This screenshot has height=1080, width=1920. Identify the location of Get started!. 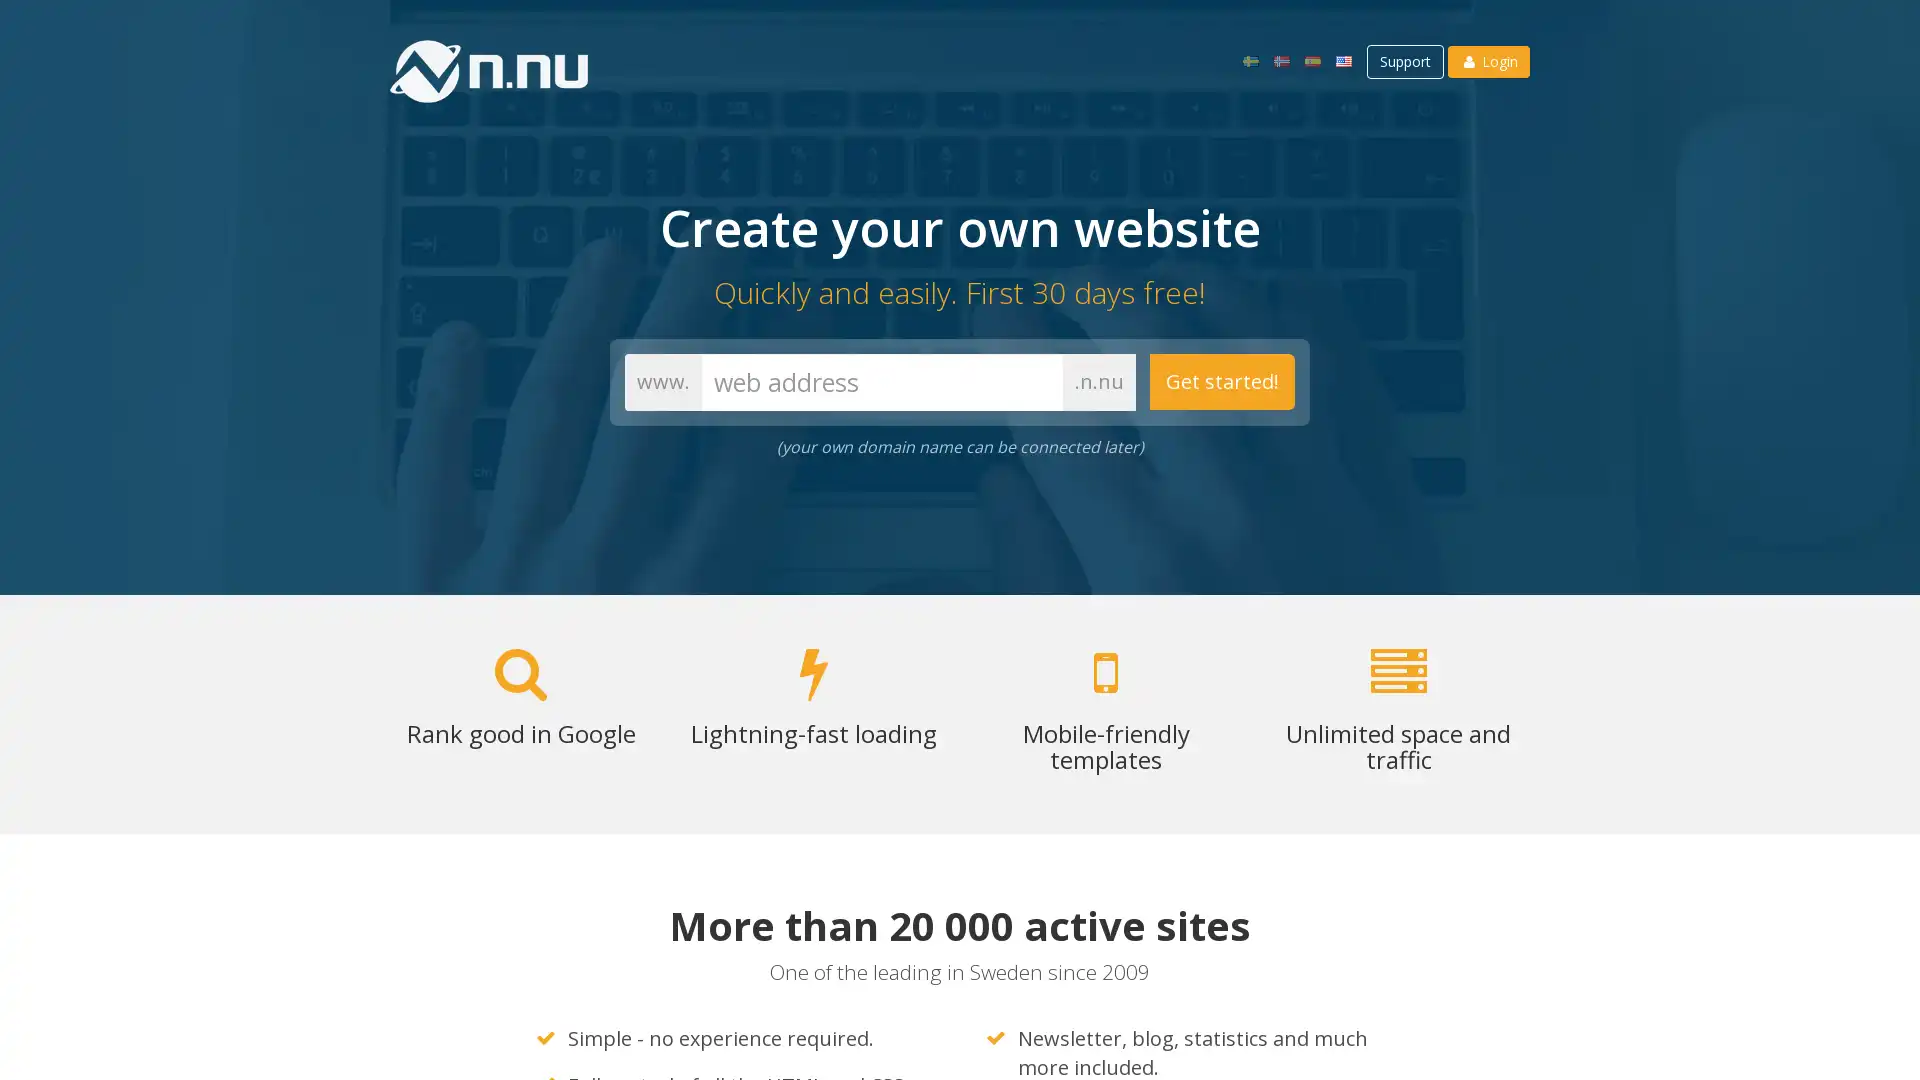
(1221, 381).